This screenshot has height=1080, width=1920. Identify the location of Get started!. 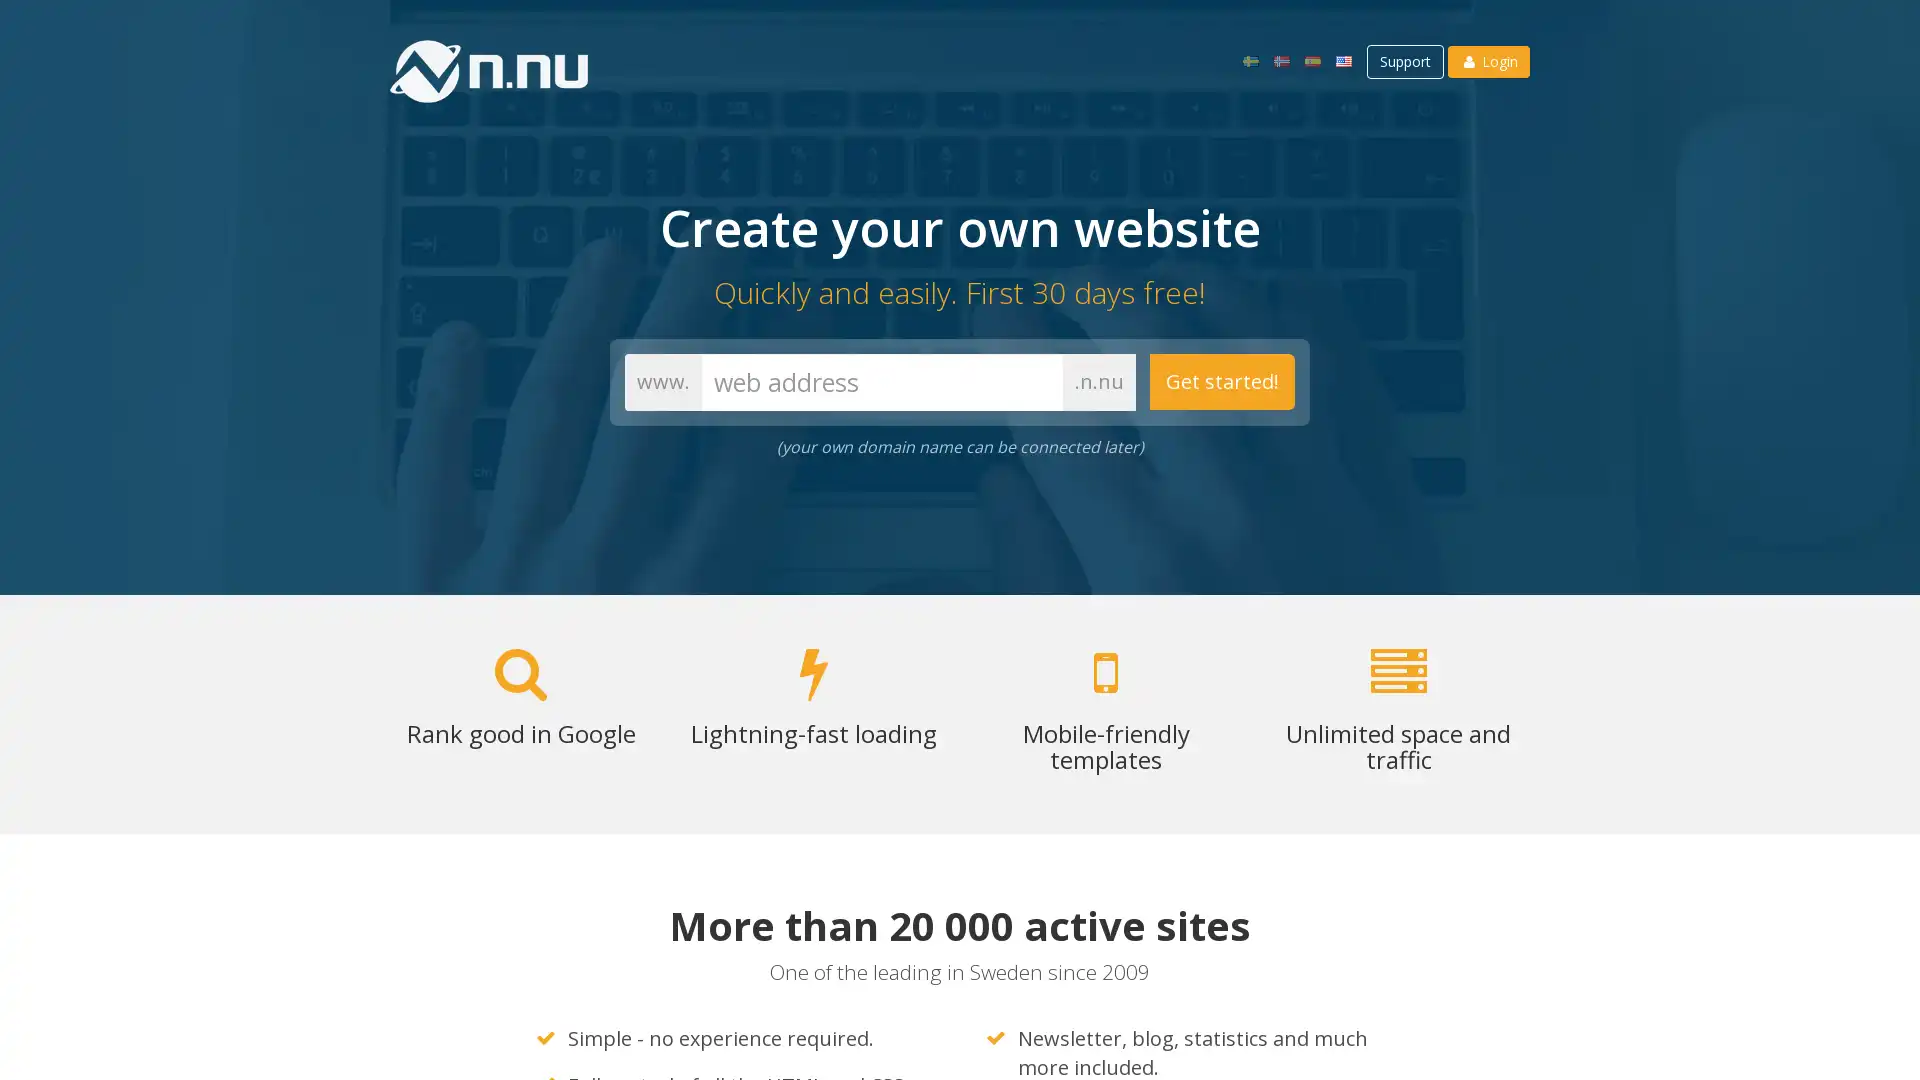
(1221, 381).